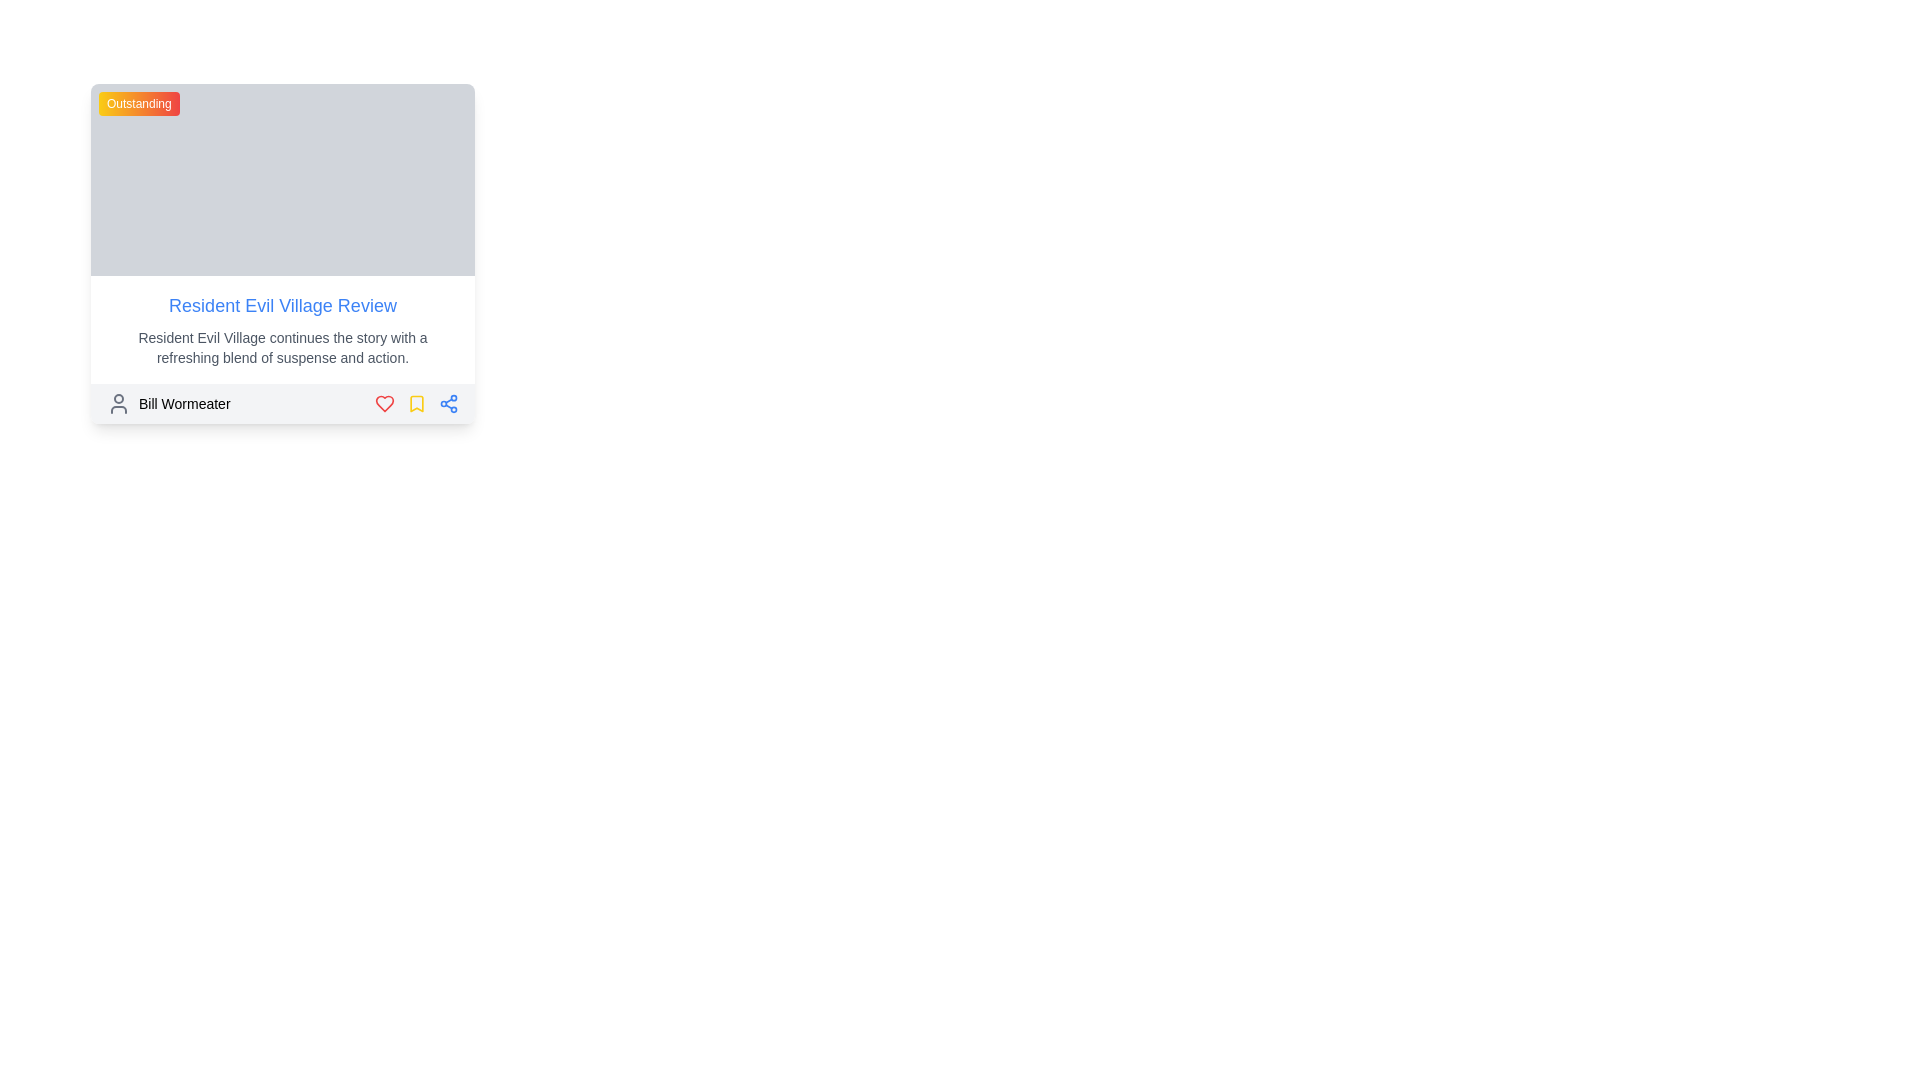 This screenshot has height=1080, width=1920. I want to click on the red heart icon located at the bottom section of the review card to like, so click(384, 404).